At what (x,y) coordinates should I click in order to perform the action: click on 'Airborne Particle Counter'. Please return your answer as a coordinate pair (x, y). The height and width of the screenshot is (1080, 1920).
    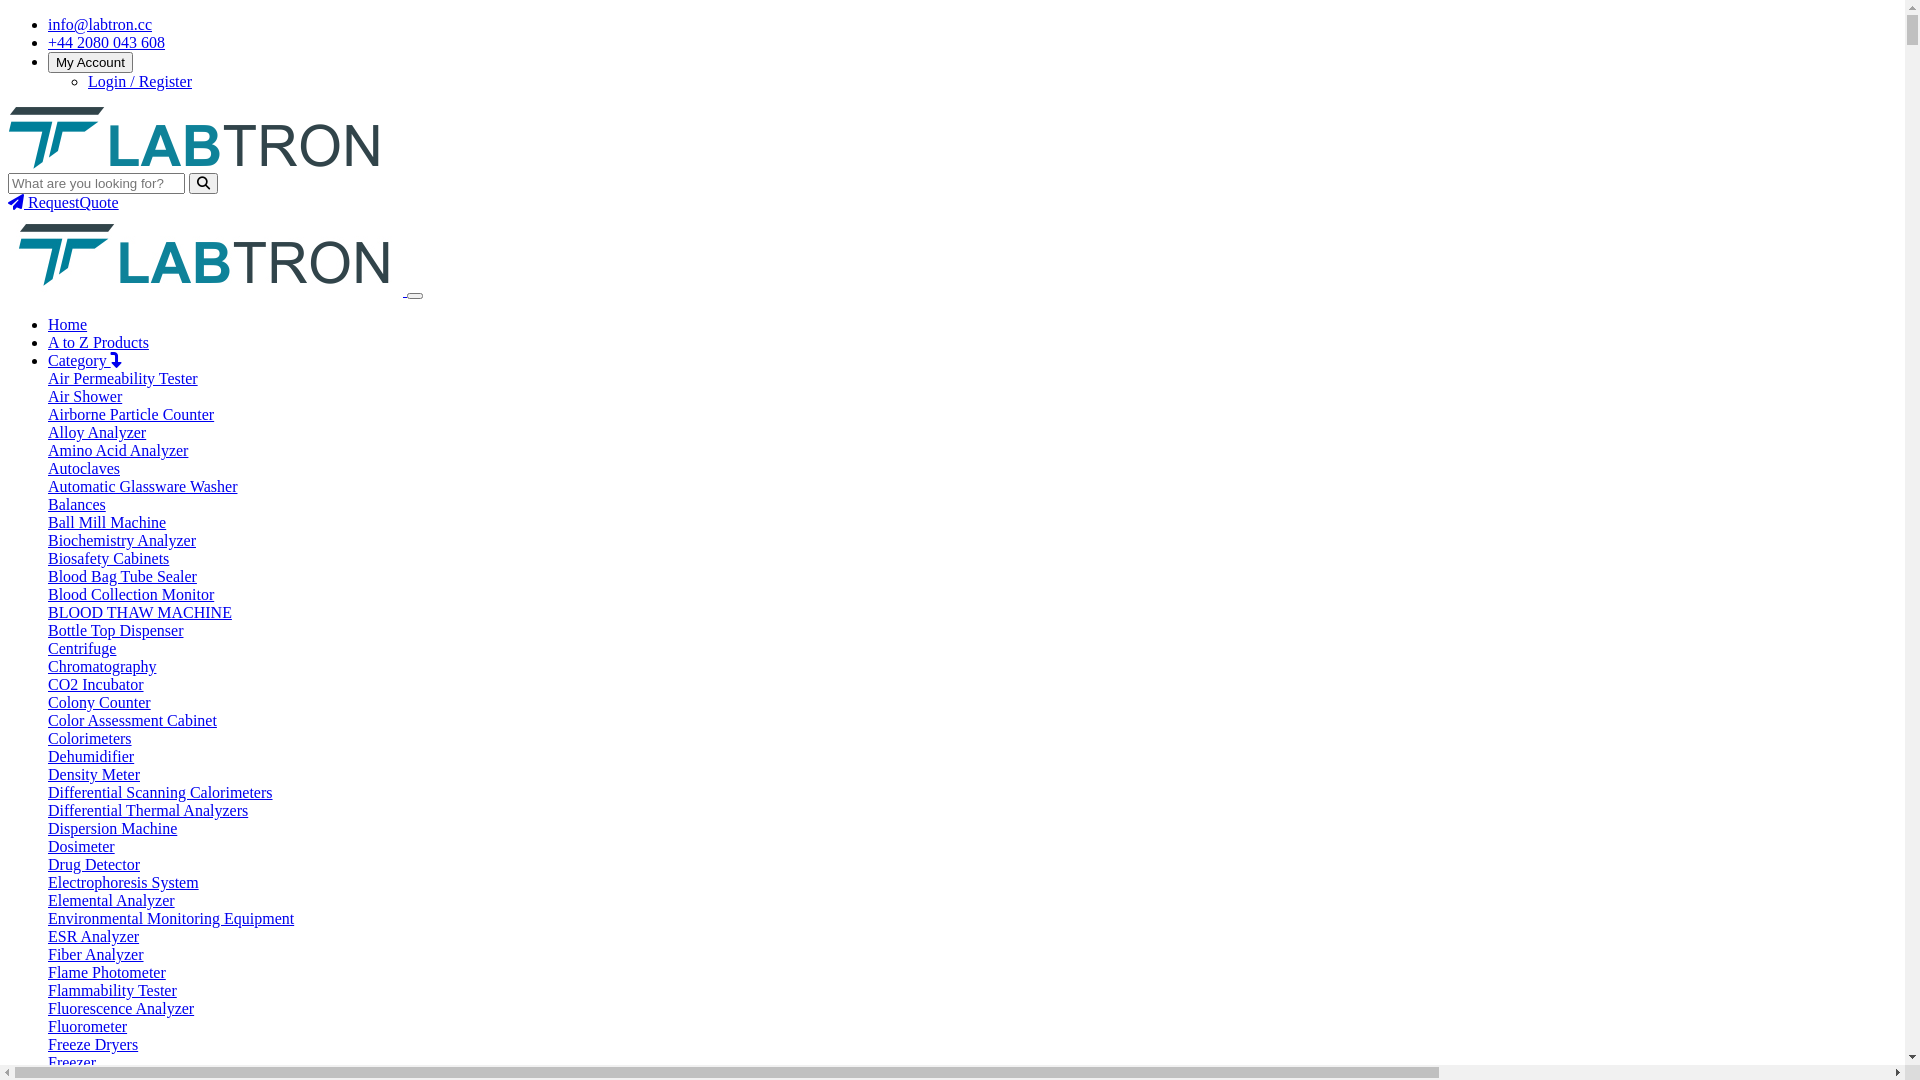
    Looking at the image, I should click on (129, 413).